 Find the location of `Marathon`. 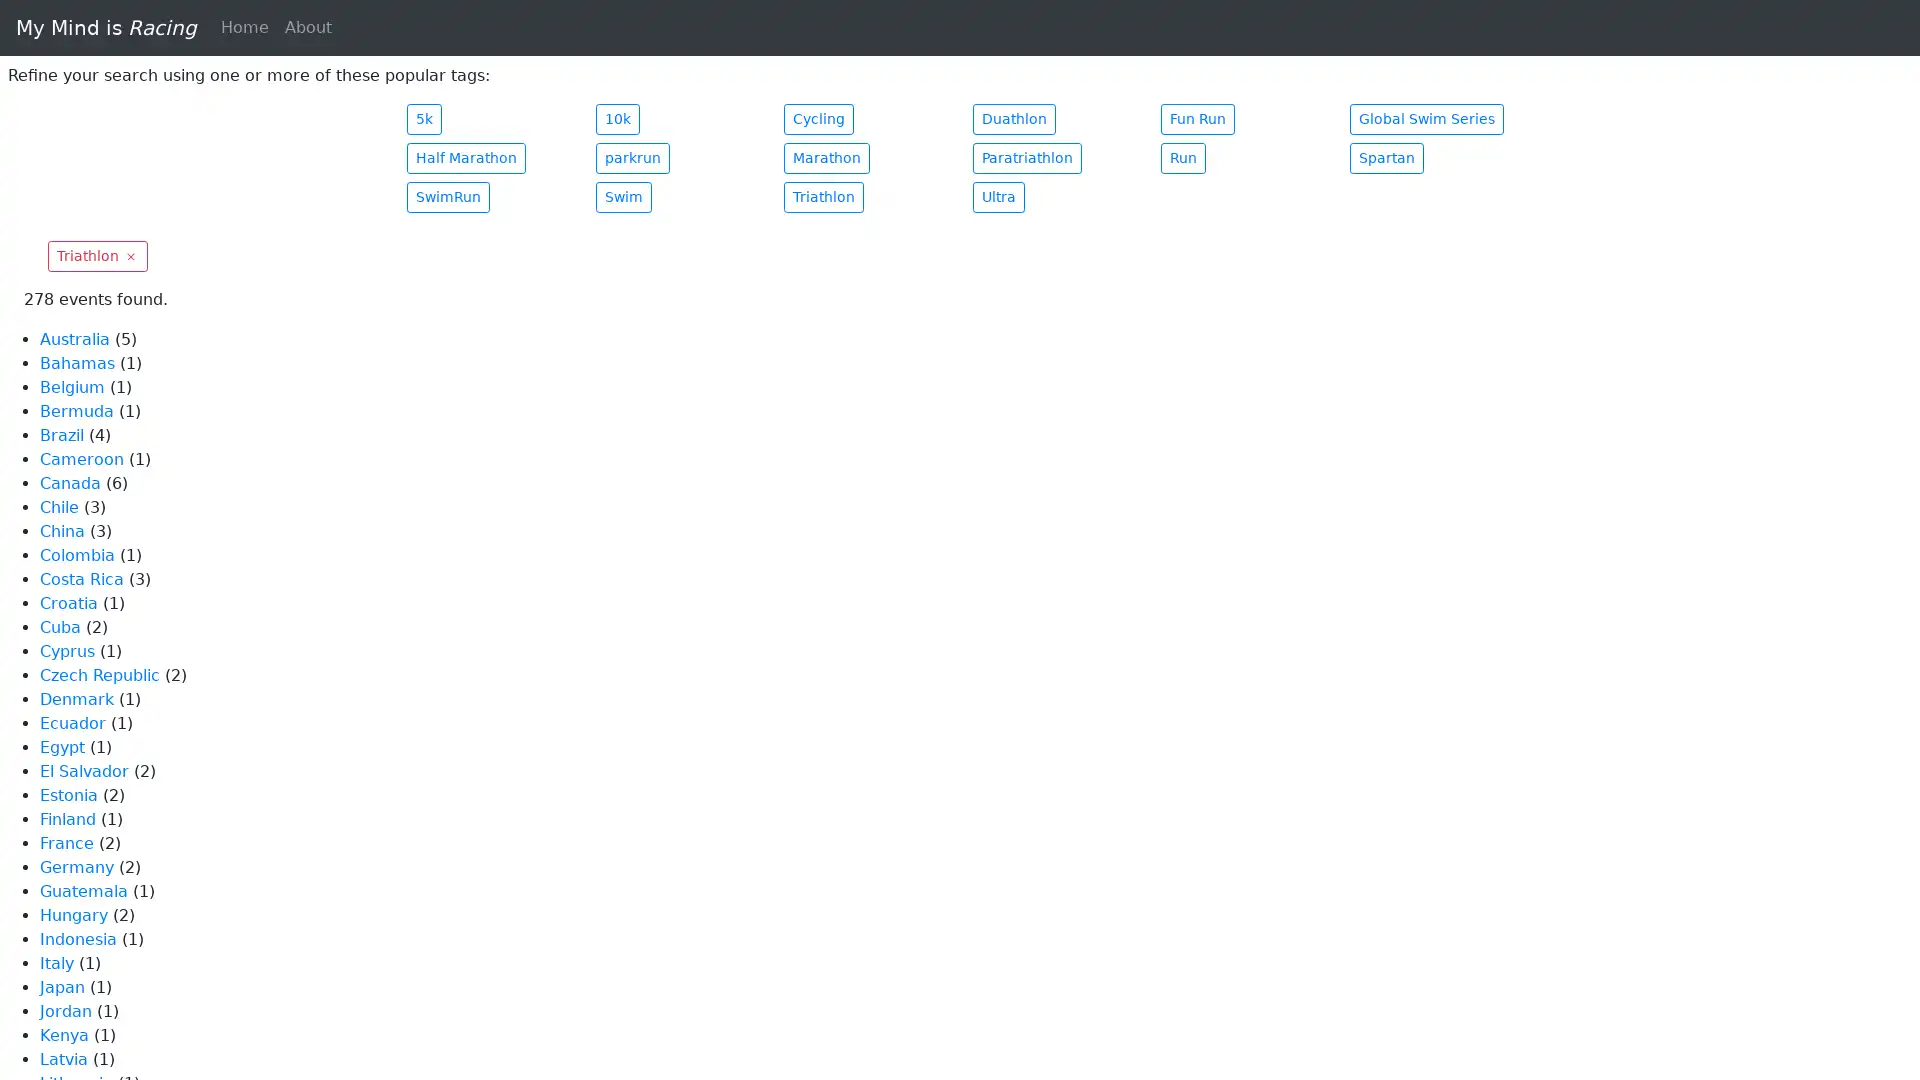

Marathon is located at coordinates (826, 157).